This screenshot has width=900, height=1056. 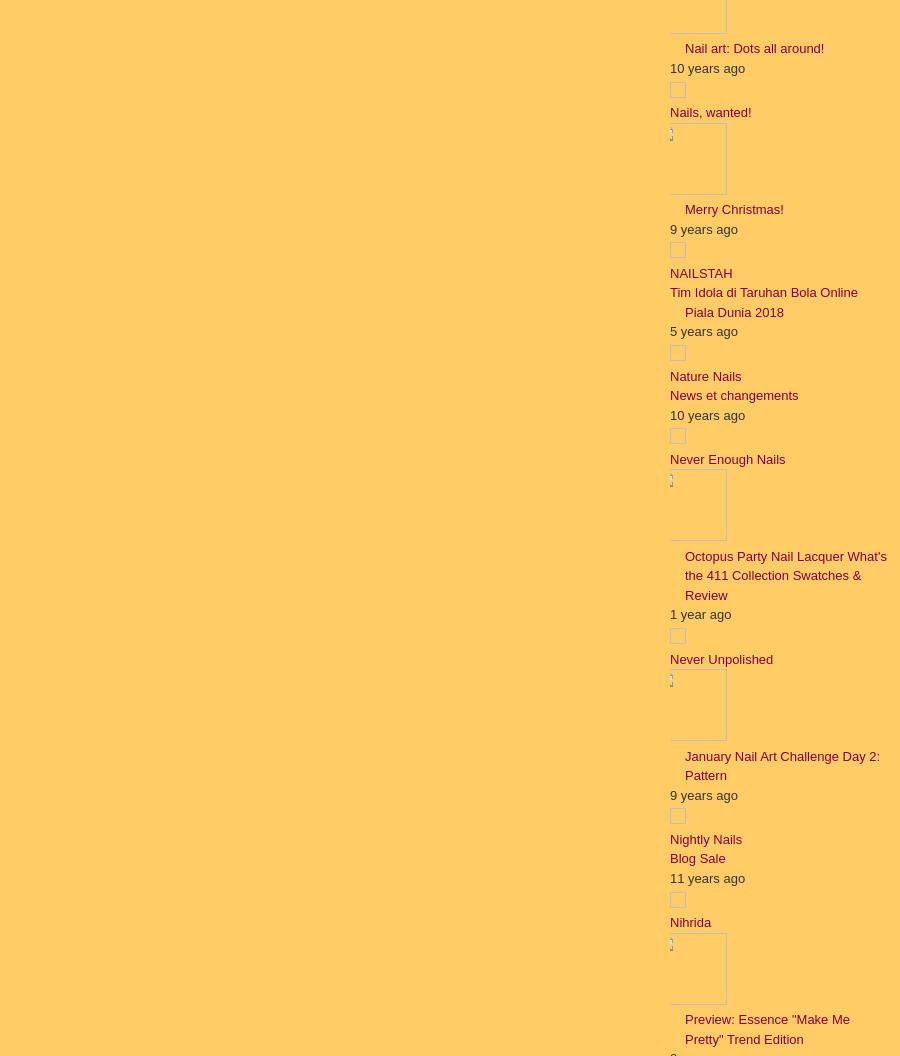 What do you see at coordinates (706, 876) in the screenshot?
I see `'11 years ago'` at bounding box center [706, 876].